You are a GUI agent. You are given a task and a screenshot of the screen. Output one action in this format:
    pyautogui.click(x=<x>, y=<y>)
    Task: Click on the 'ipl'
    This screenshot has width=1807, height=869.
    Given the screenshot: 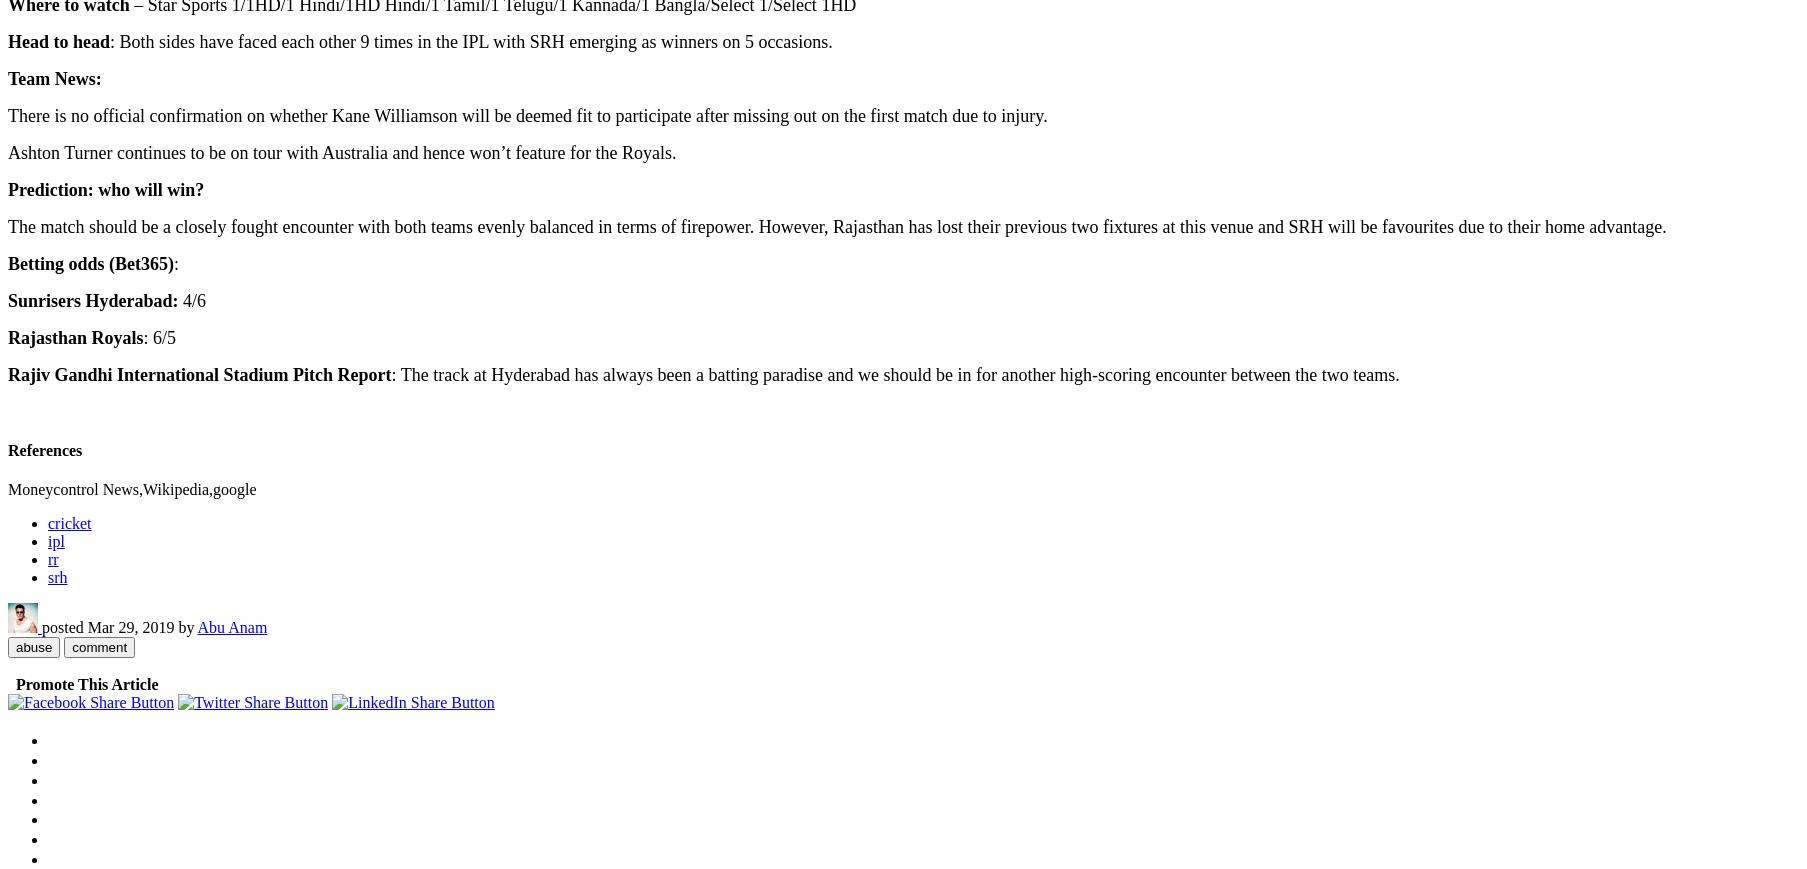 What is the action you would take?
    pyautogui.click(x=48, y=540)
    